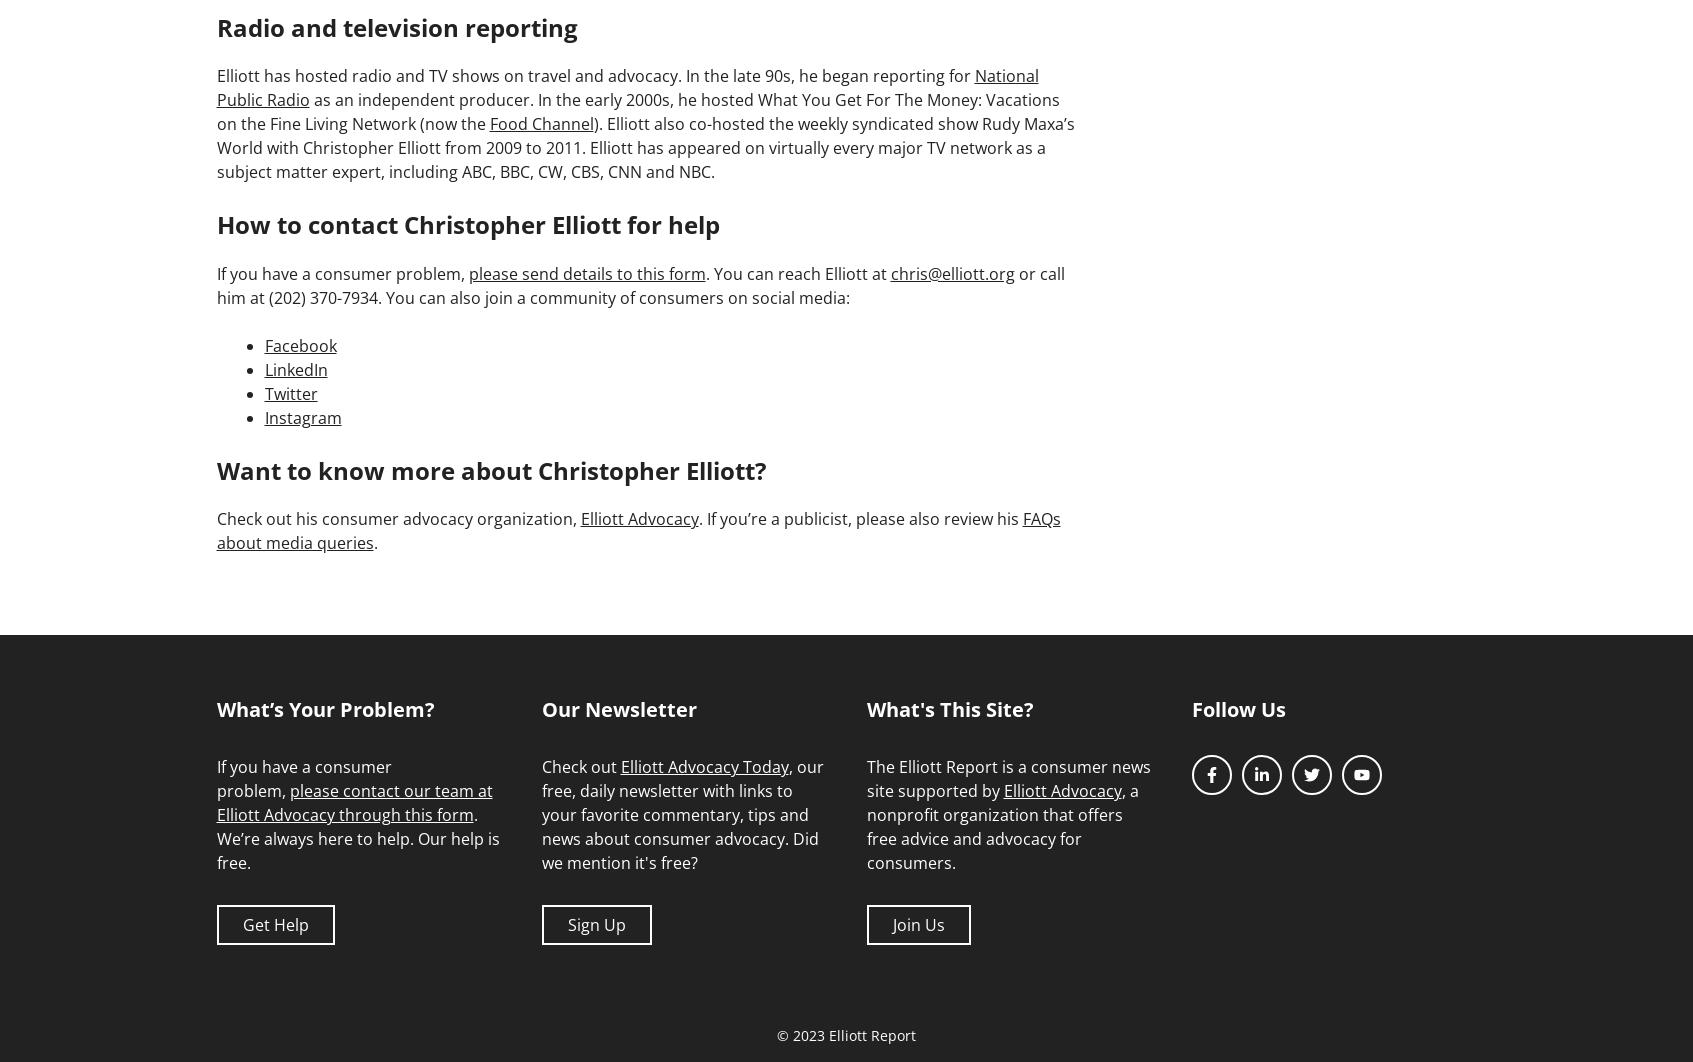 The height and width of the screenshot is (1062, 1693). What do you see at coordinates (262, 392) in the screenshot?
I see `'Twitter'` at bounding box center [262, 392].